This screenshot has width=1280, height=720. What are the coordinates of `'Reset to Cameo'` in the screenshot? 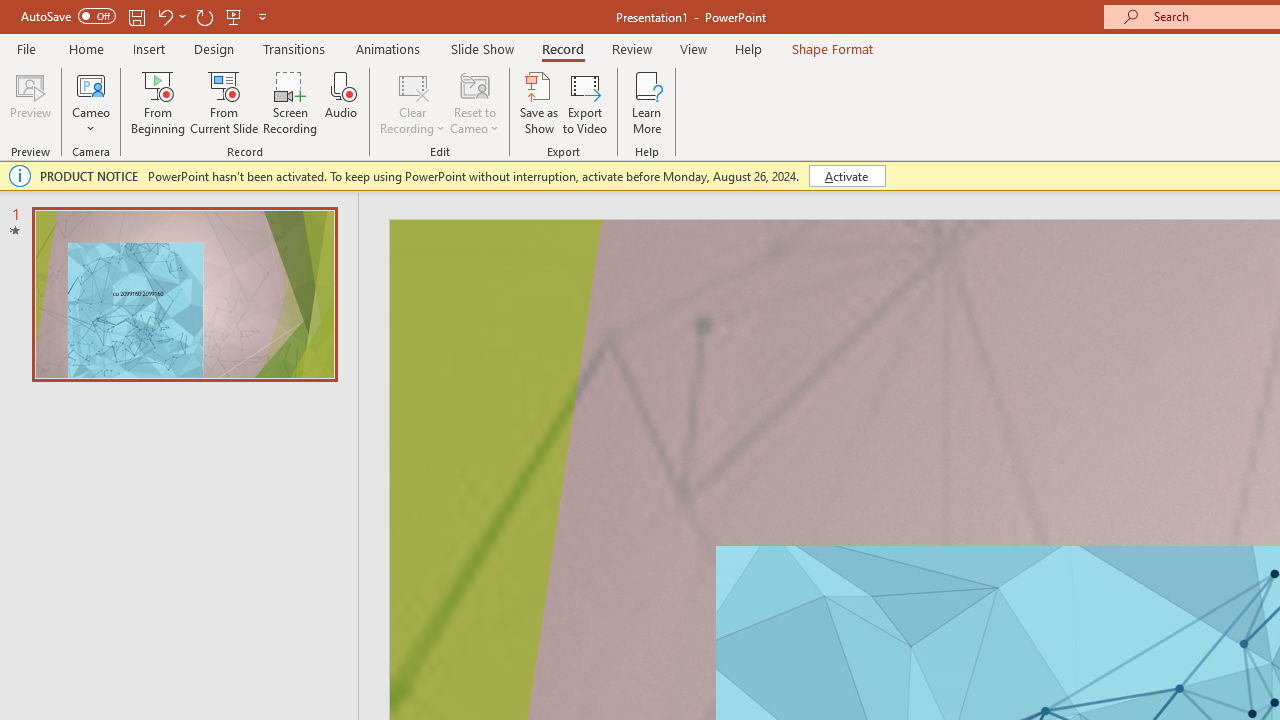 It's located at (473, 103).